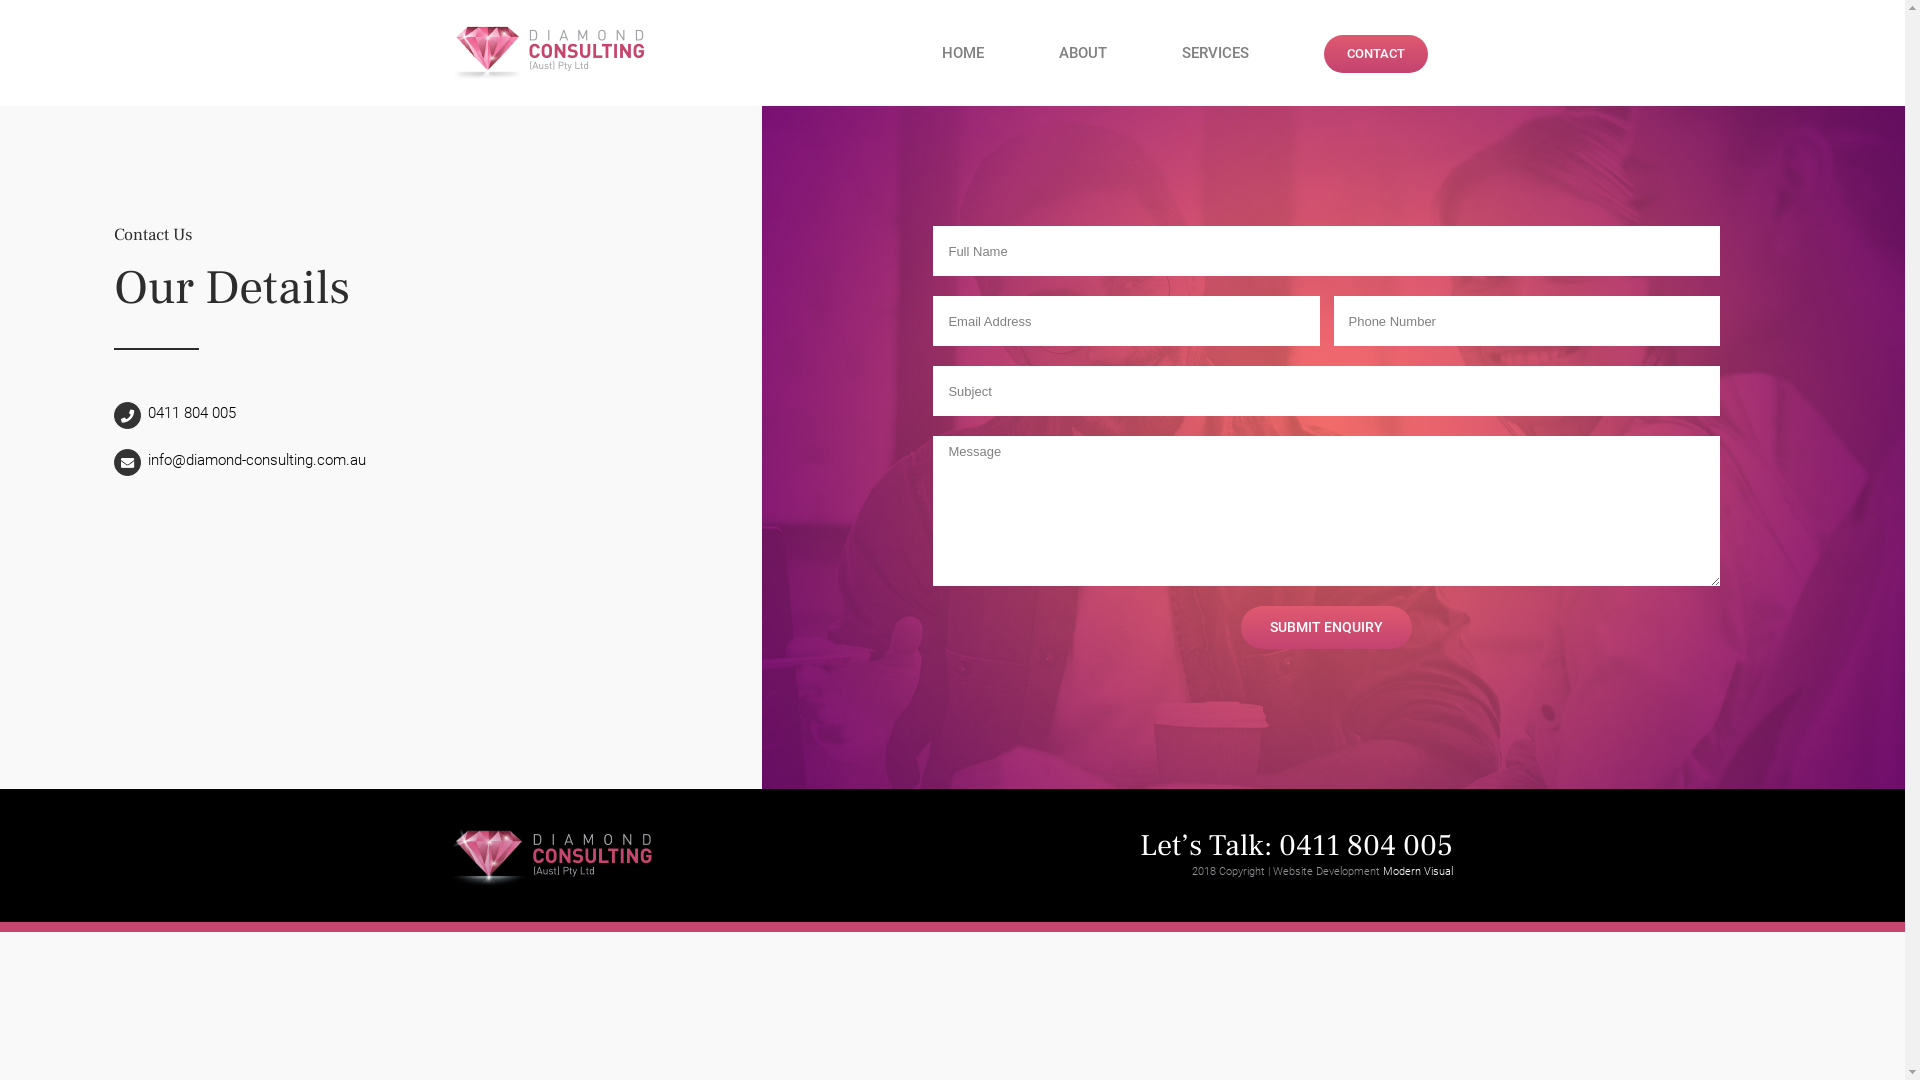  I want to click on 'CONTACT', so click(1373, 52).